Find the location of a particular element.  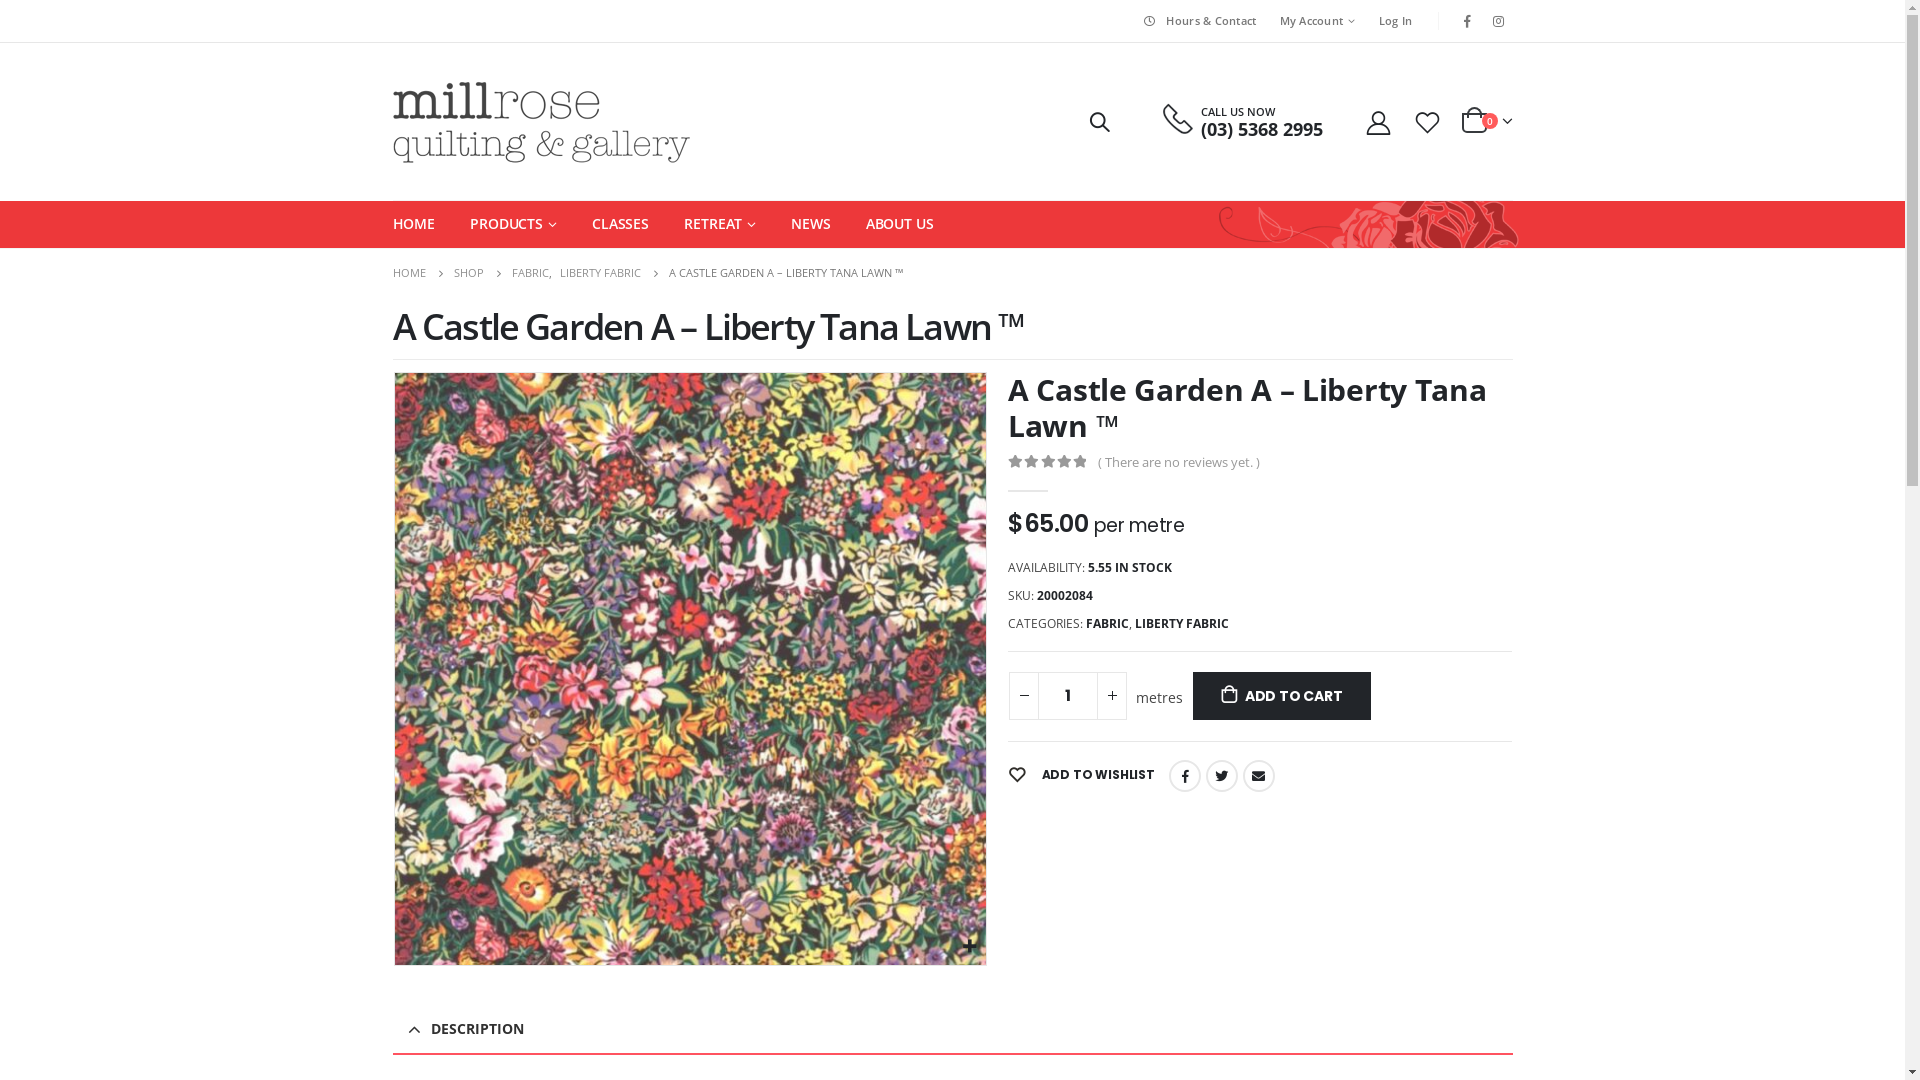

'HOME' is located at coordinates (412, 223).